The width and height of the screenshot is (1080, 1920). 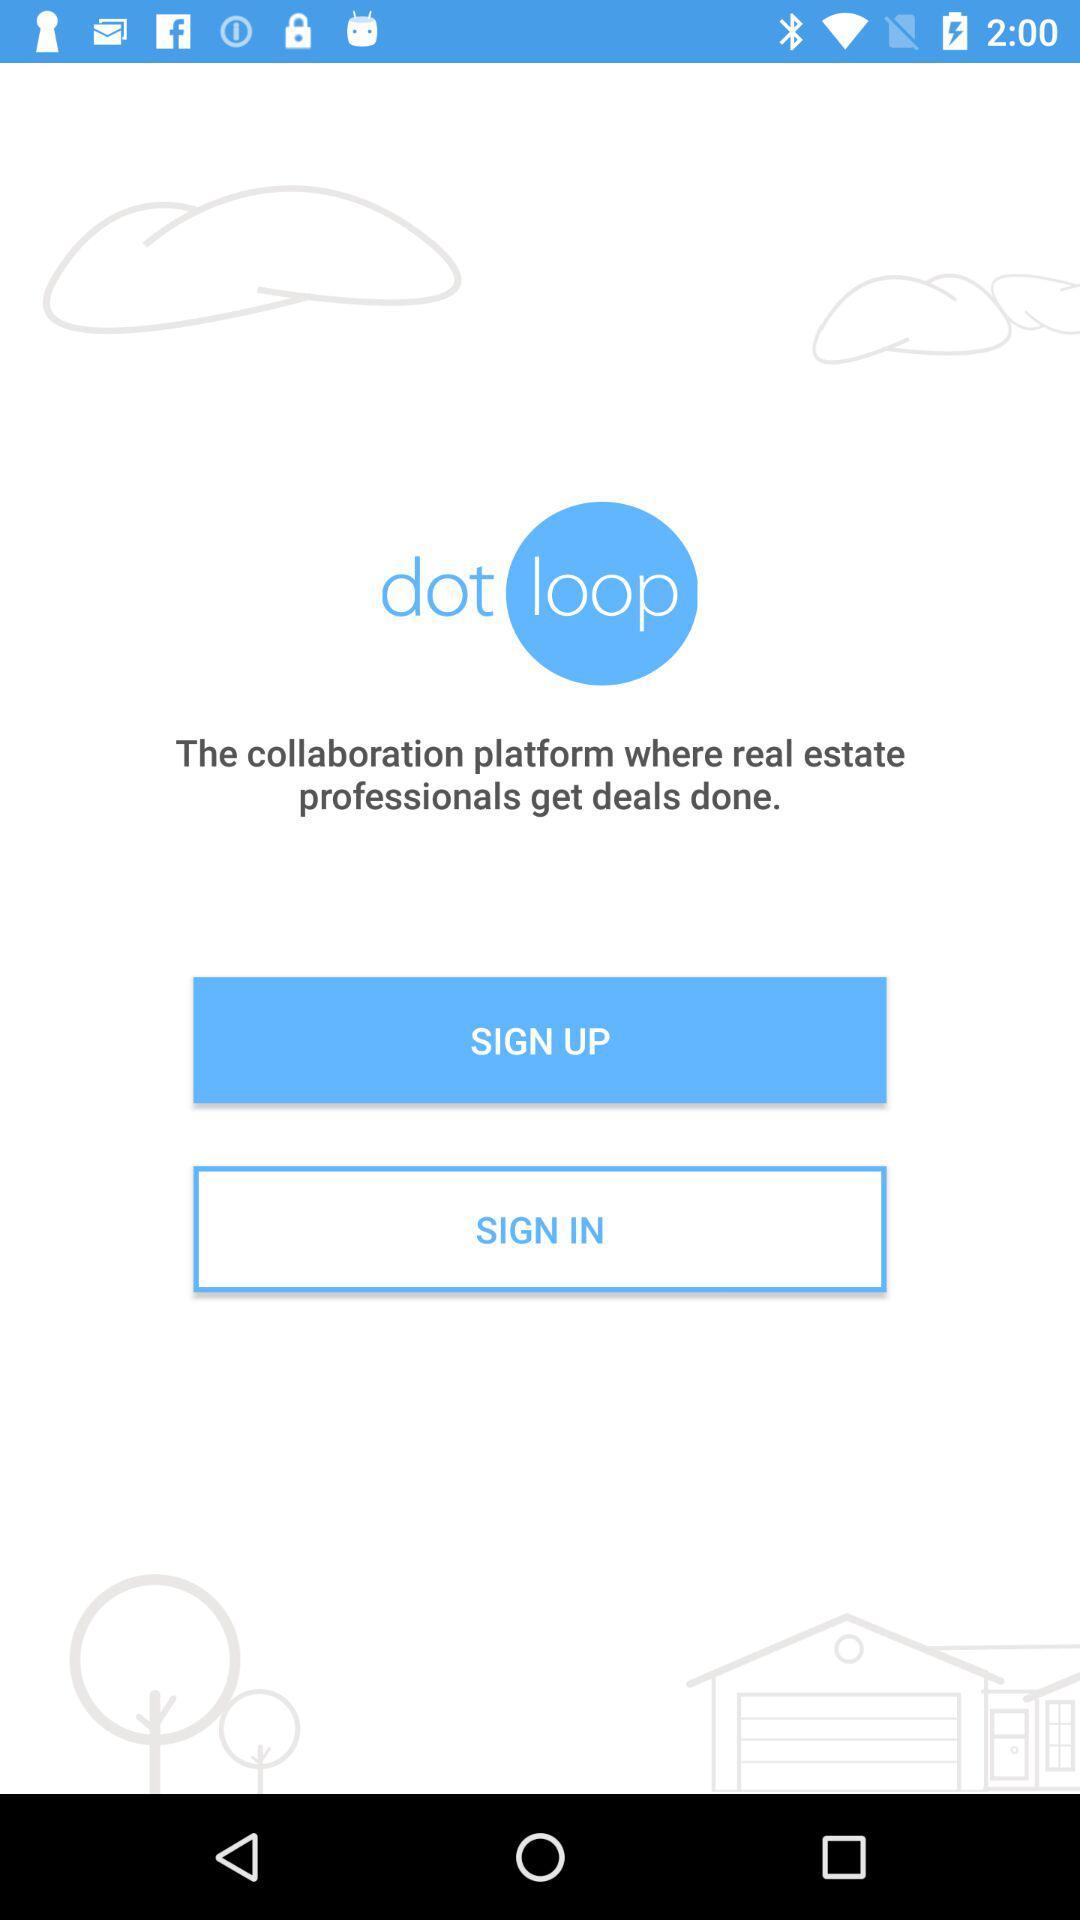 I want to click on sign up item, so click(x=540, y=1040).